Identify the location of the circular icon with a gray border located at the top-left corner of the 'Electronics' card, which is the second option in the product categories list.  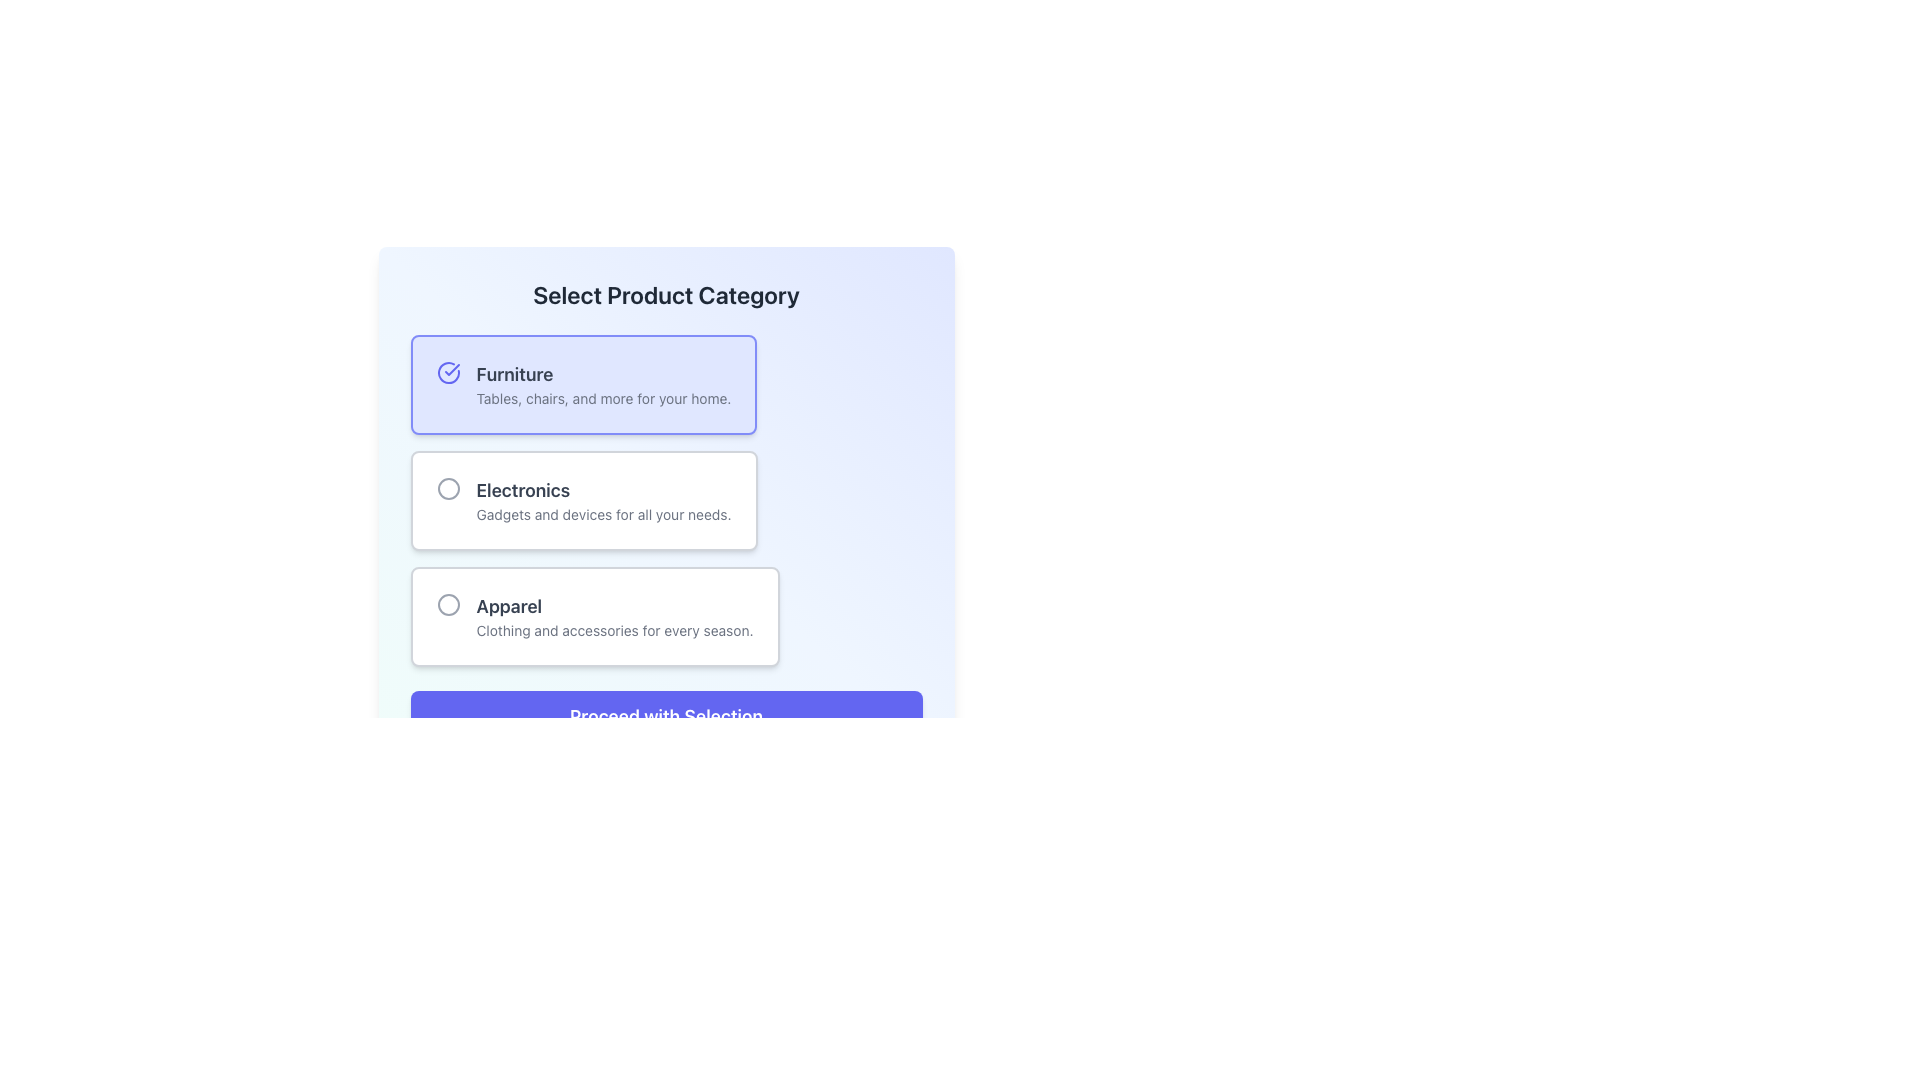
(447, 489).